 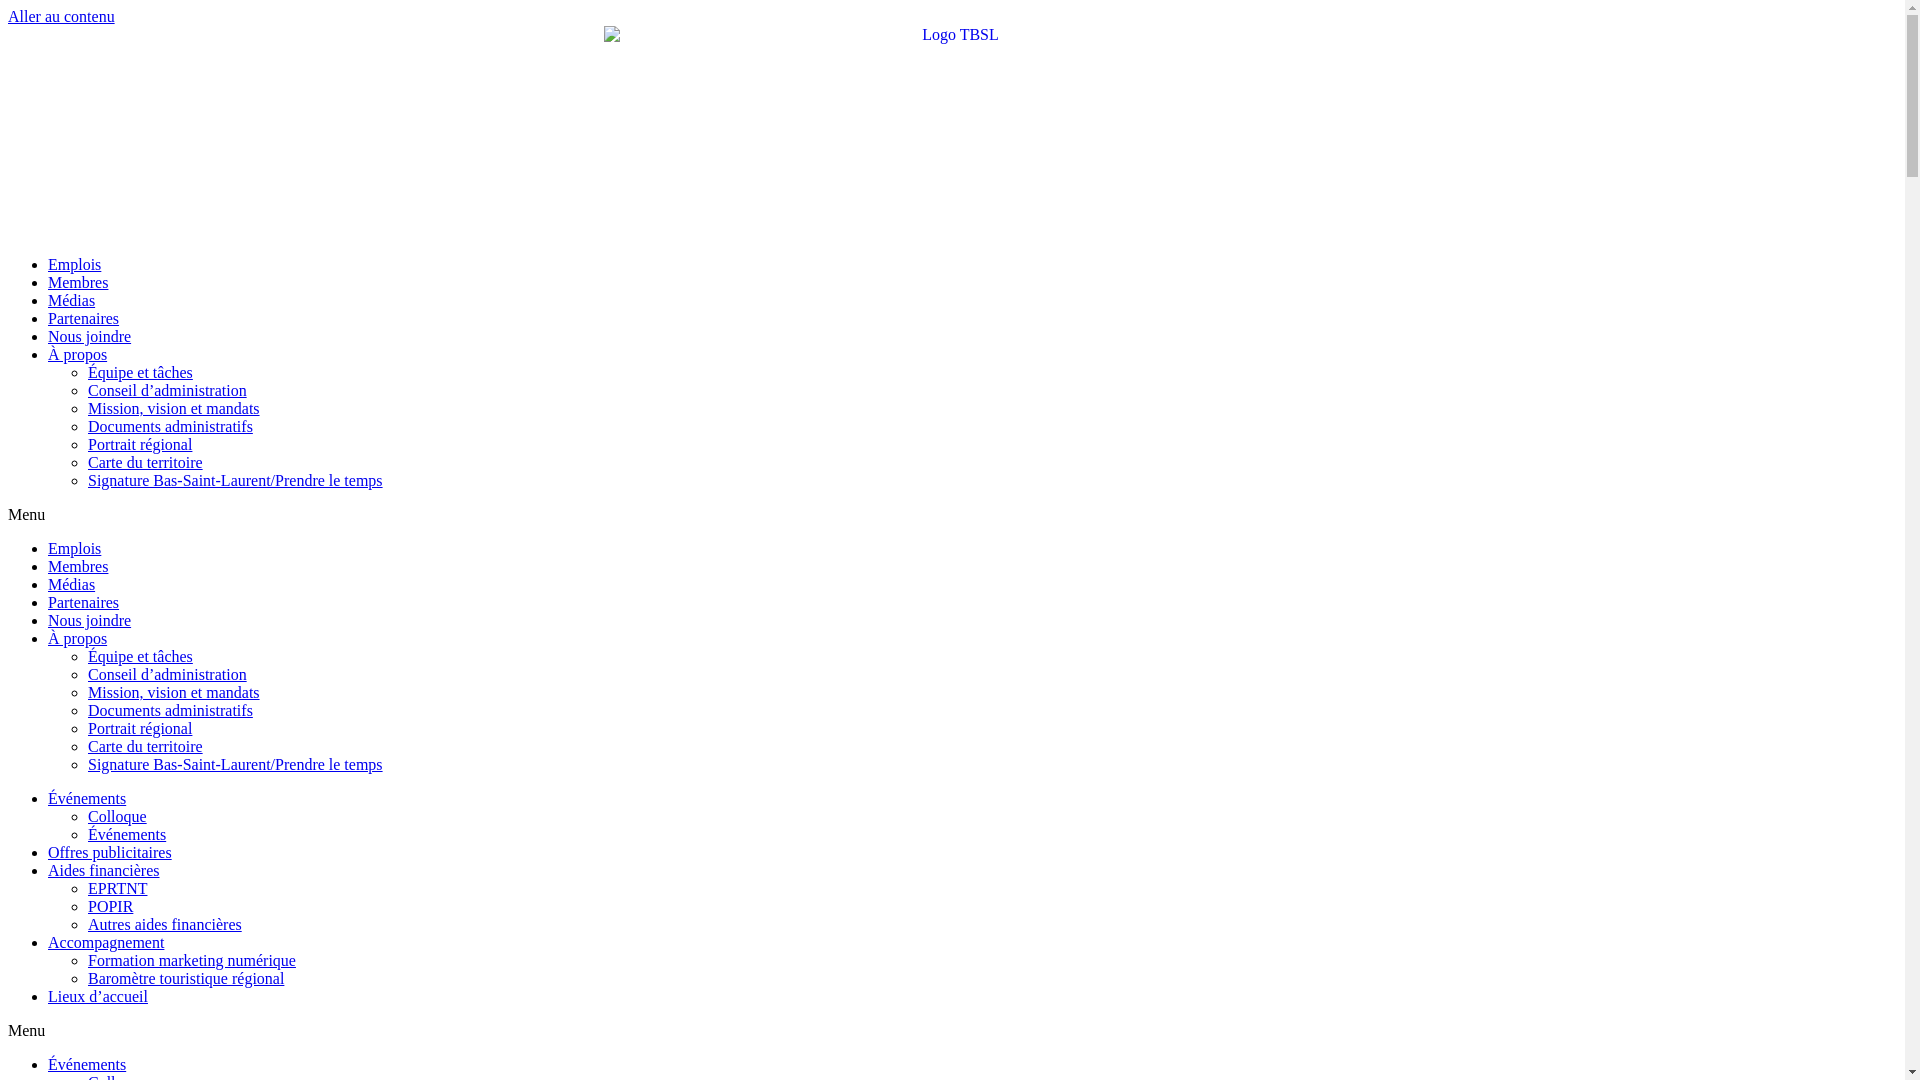 I want to click on 'Nous joindre', so click(x=88, y=335).